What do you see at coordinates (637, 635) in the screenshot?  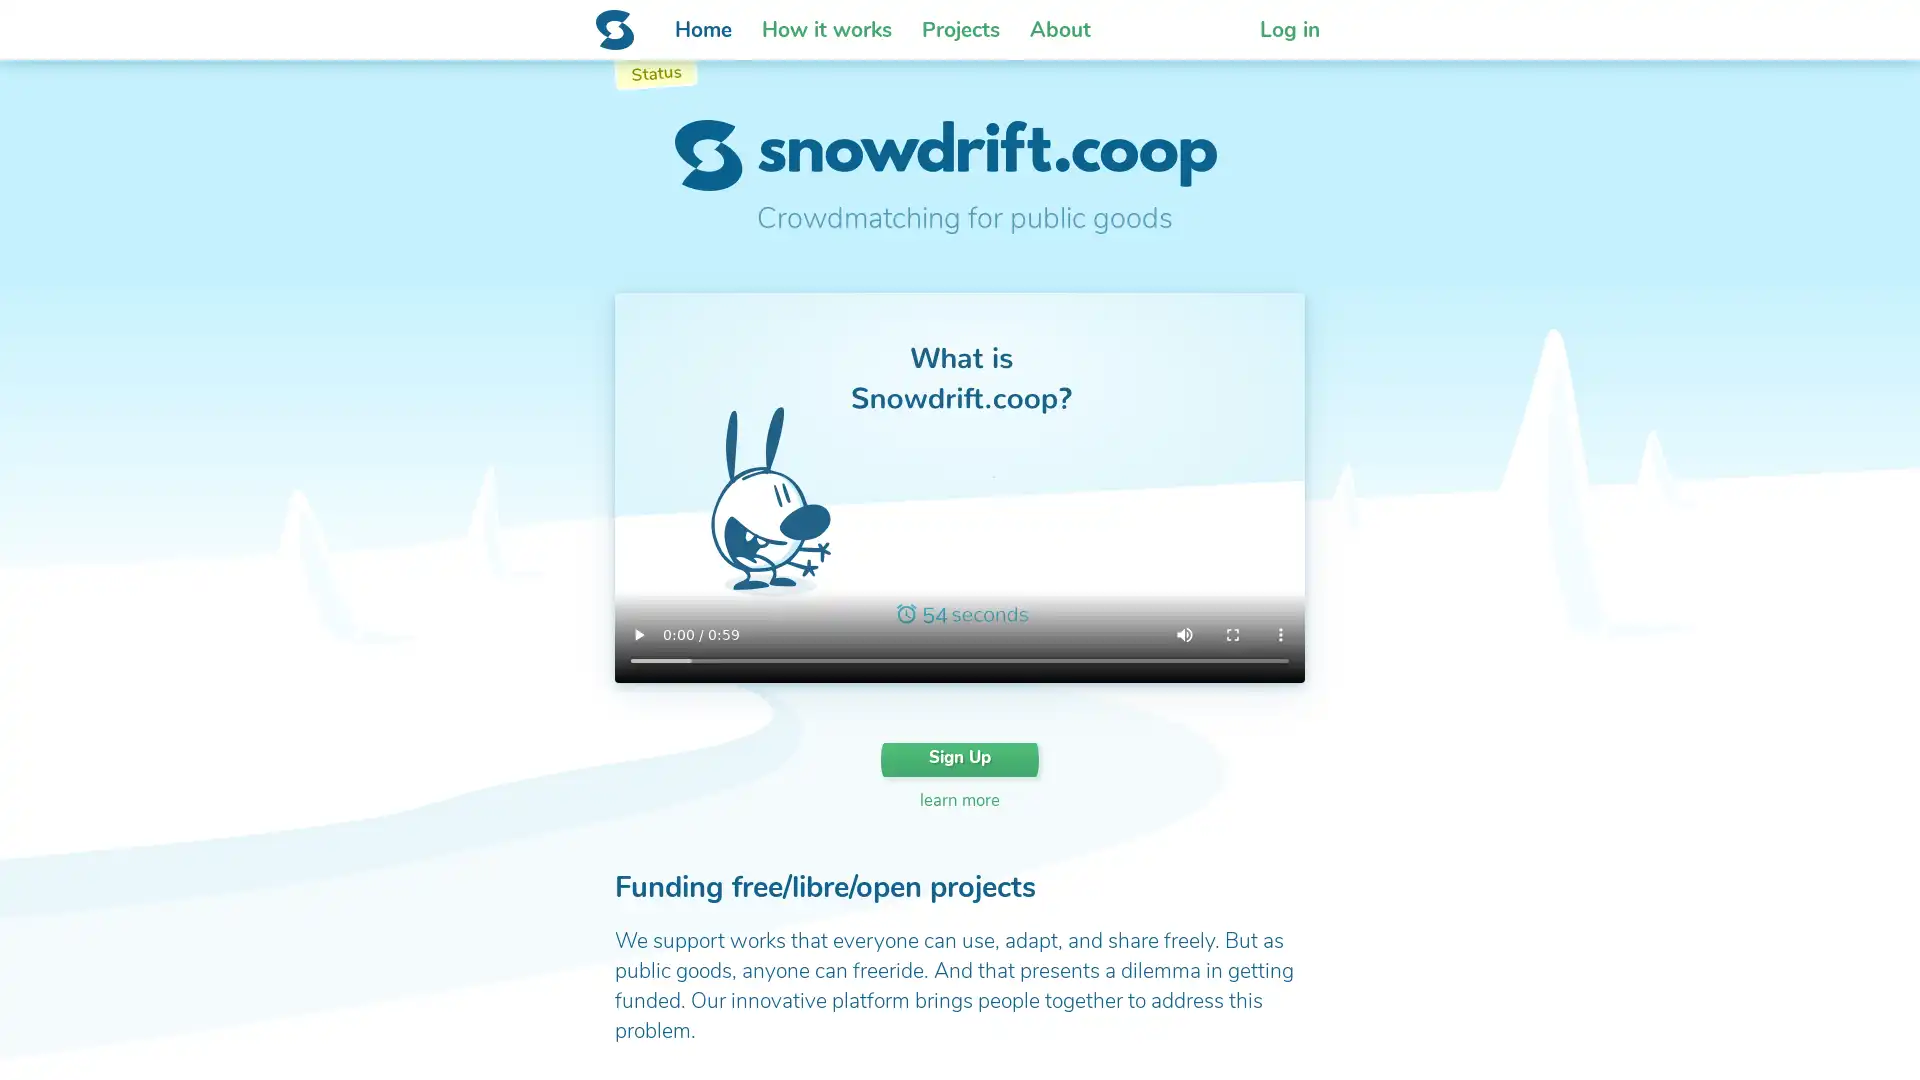 I see `play` at bounding box center [637, 635].